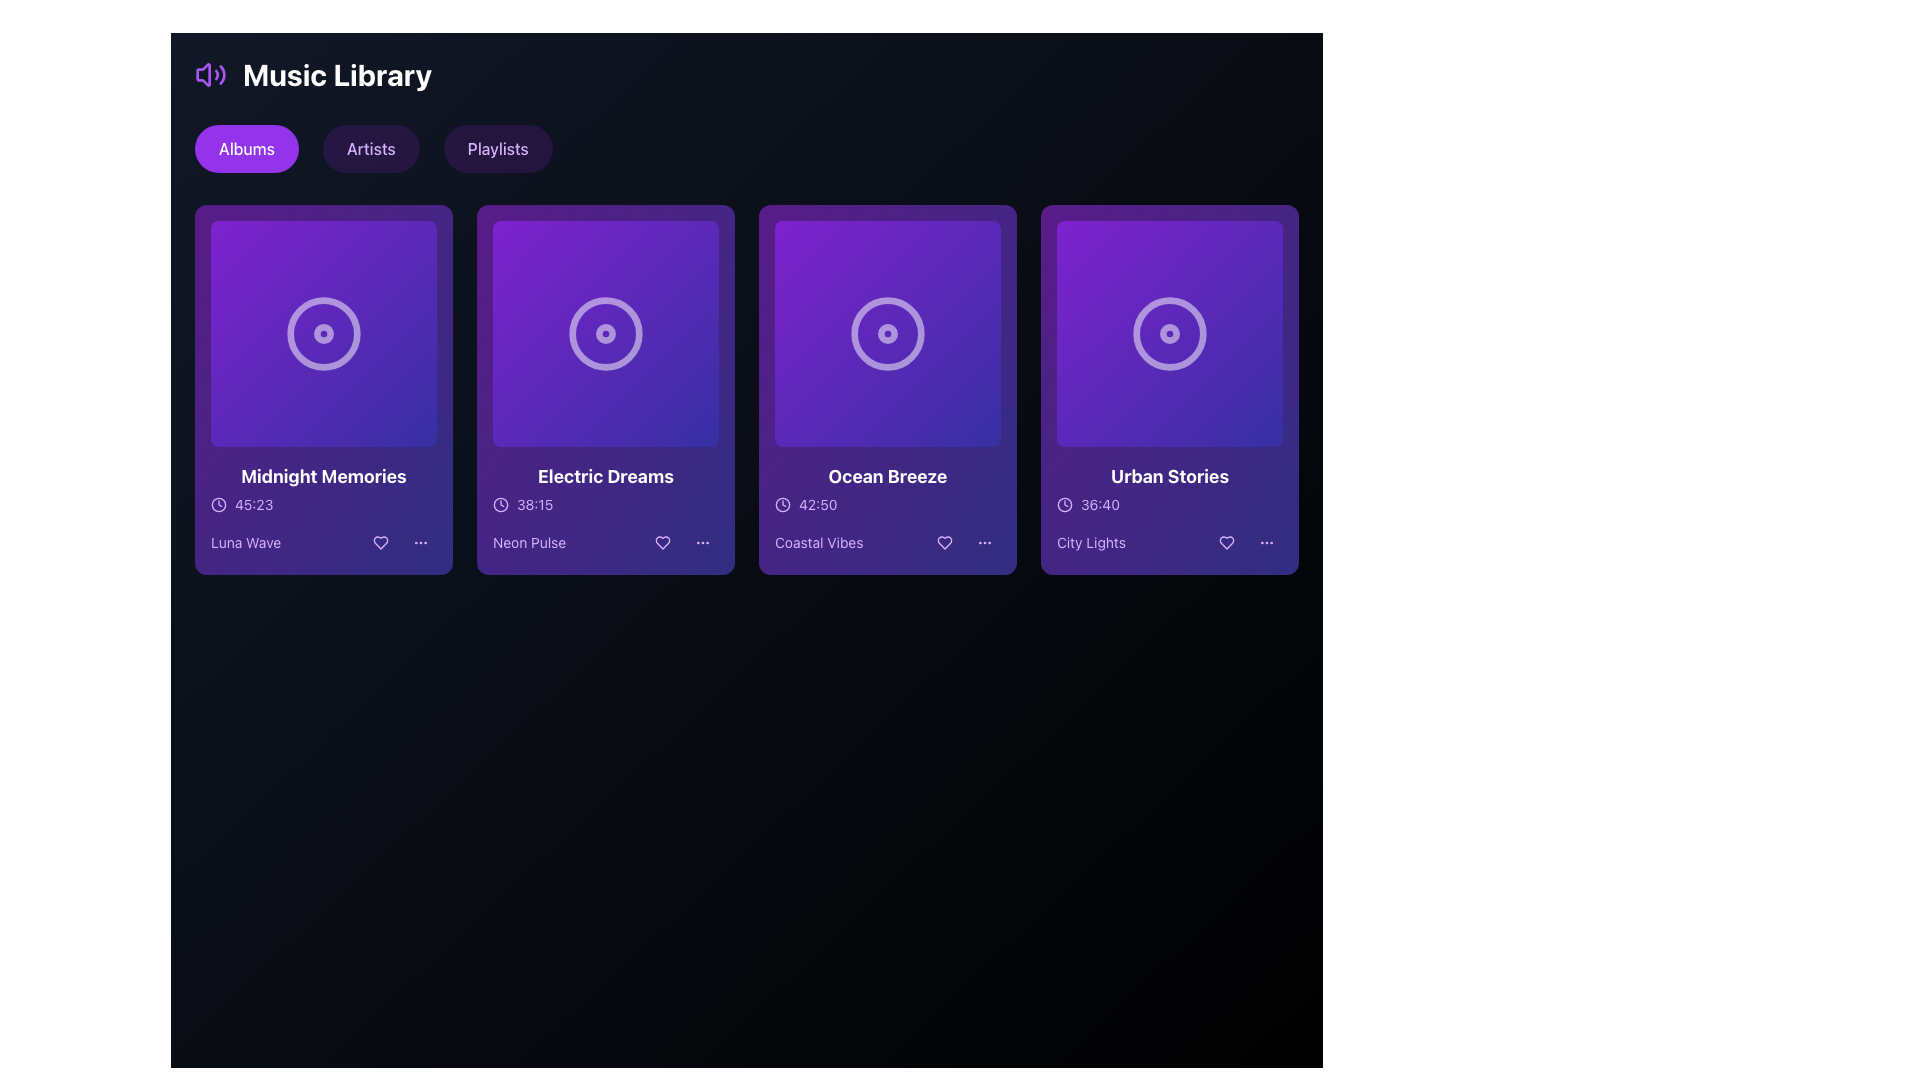 Image resolution: width=1920 pixels, height=1080 pixels. What do you see at coordinates (380, 543) in the screenshot?
I see `the heart-shaped icon filled with purple color located at the bottom-right section of the 'Midnight Memories' music card to mark or unmark it as favorite` at bounding box center [380, 543].